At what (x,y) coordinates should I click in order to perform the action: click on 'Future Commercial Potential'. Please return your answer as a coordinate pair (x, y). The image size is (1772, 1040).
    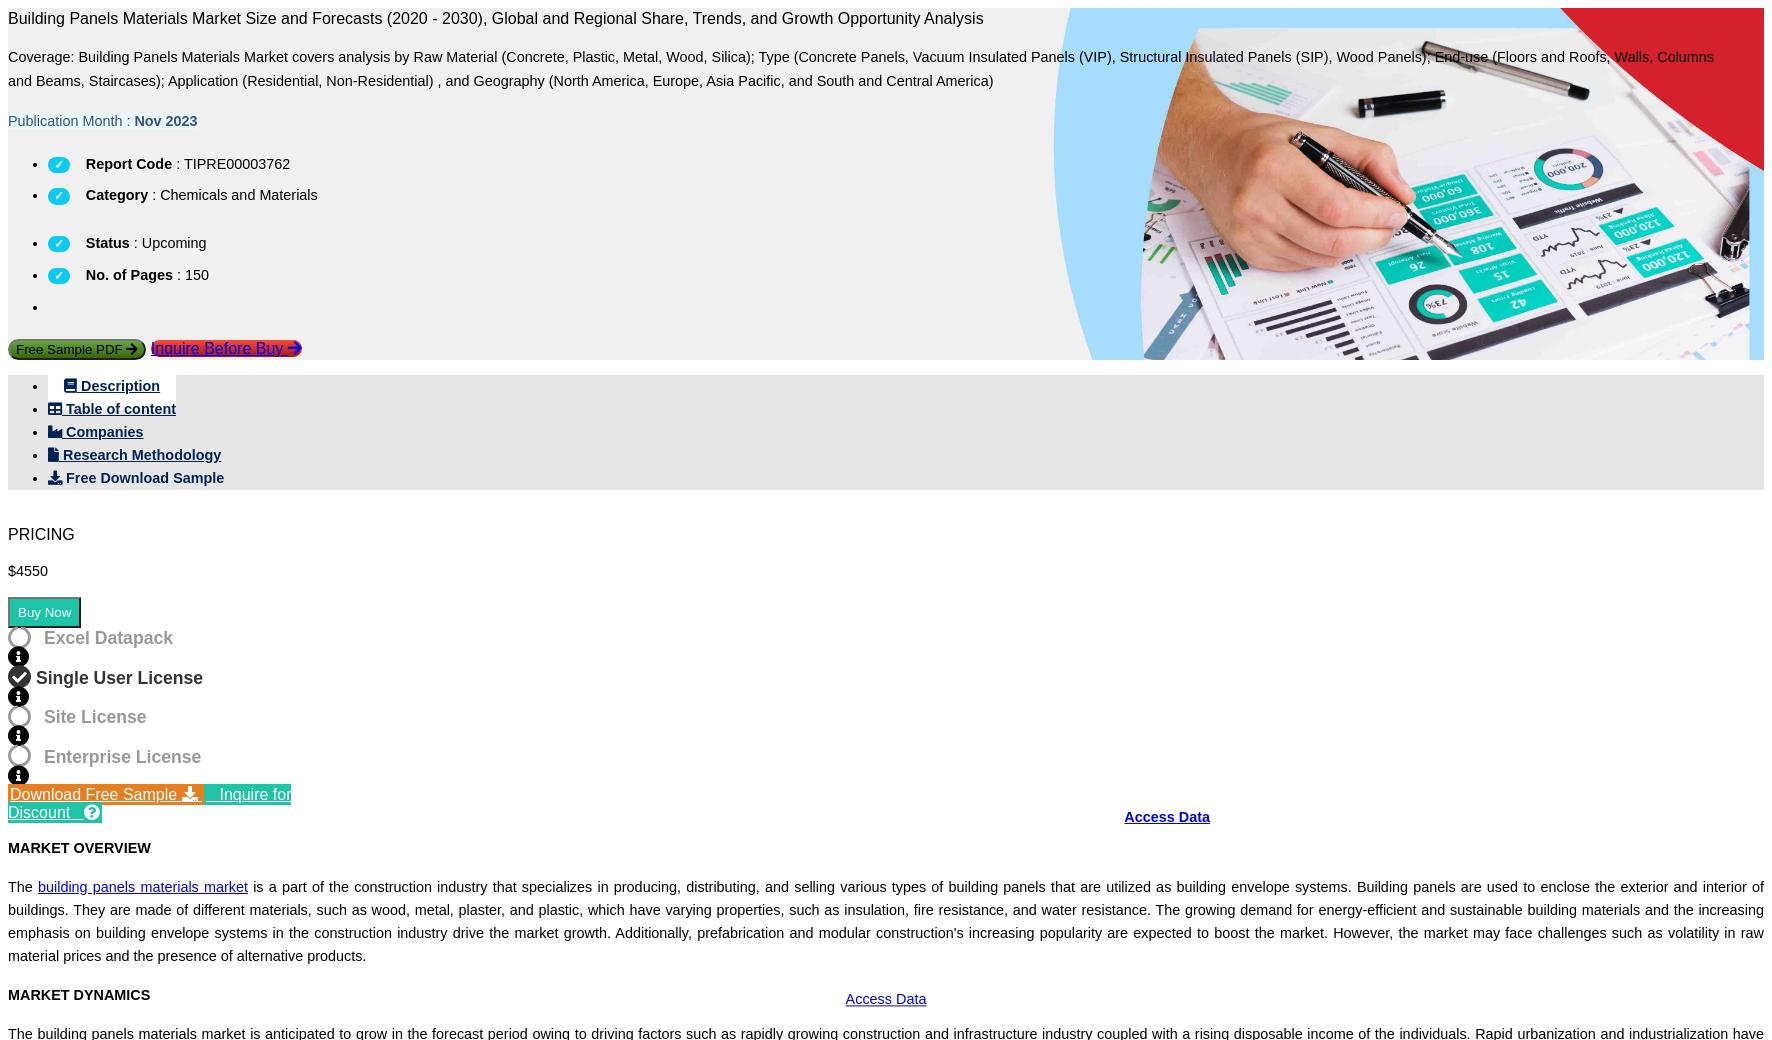
    Looking at the image, I should click on (396, 913).